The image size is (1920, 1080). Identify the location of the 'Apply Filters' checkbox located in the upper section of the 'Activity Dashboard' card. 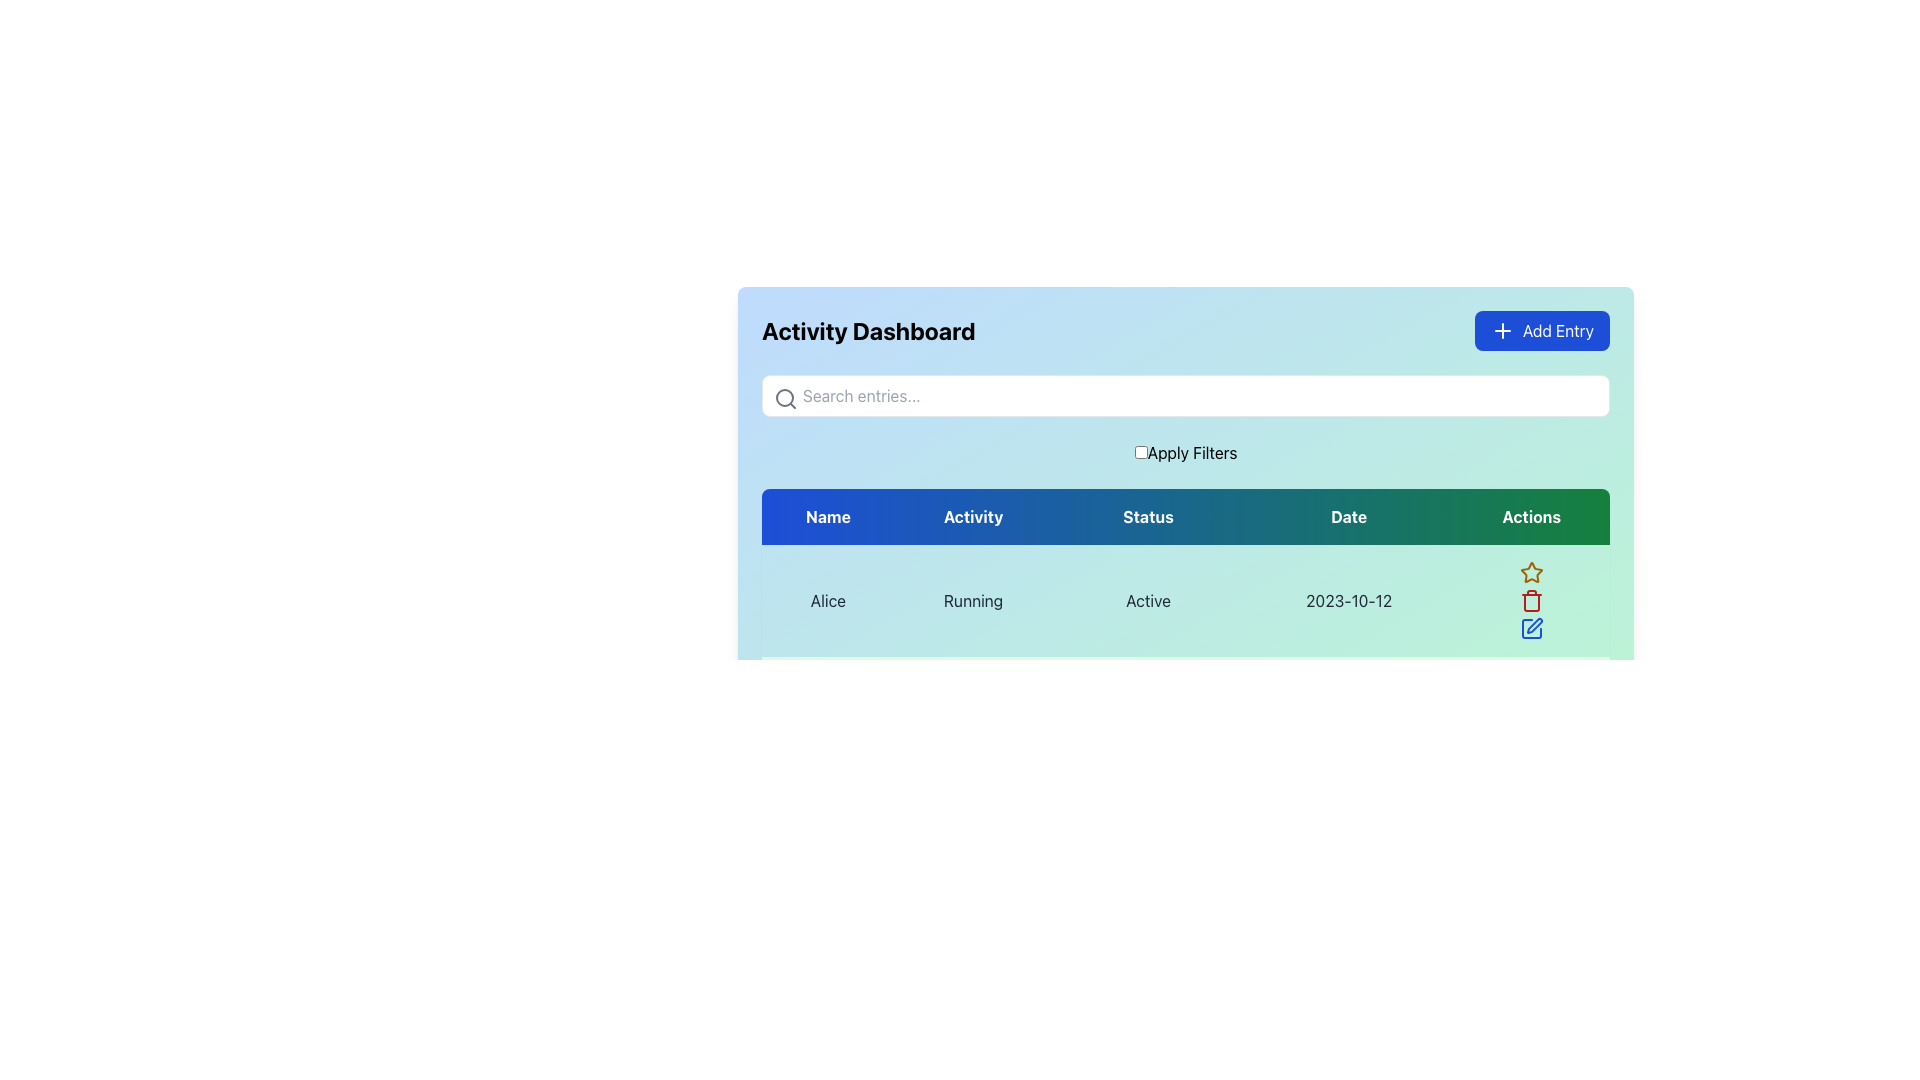
(1185, 452).